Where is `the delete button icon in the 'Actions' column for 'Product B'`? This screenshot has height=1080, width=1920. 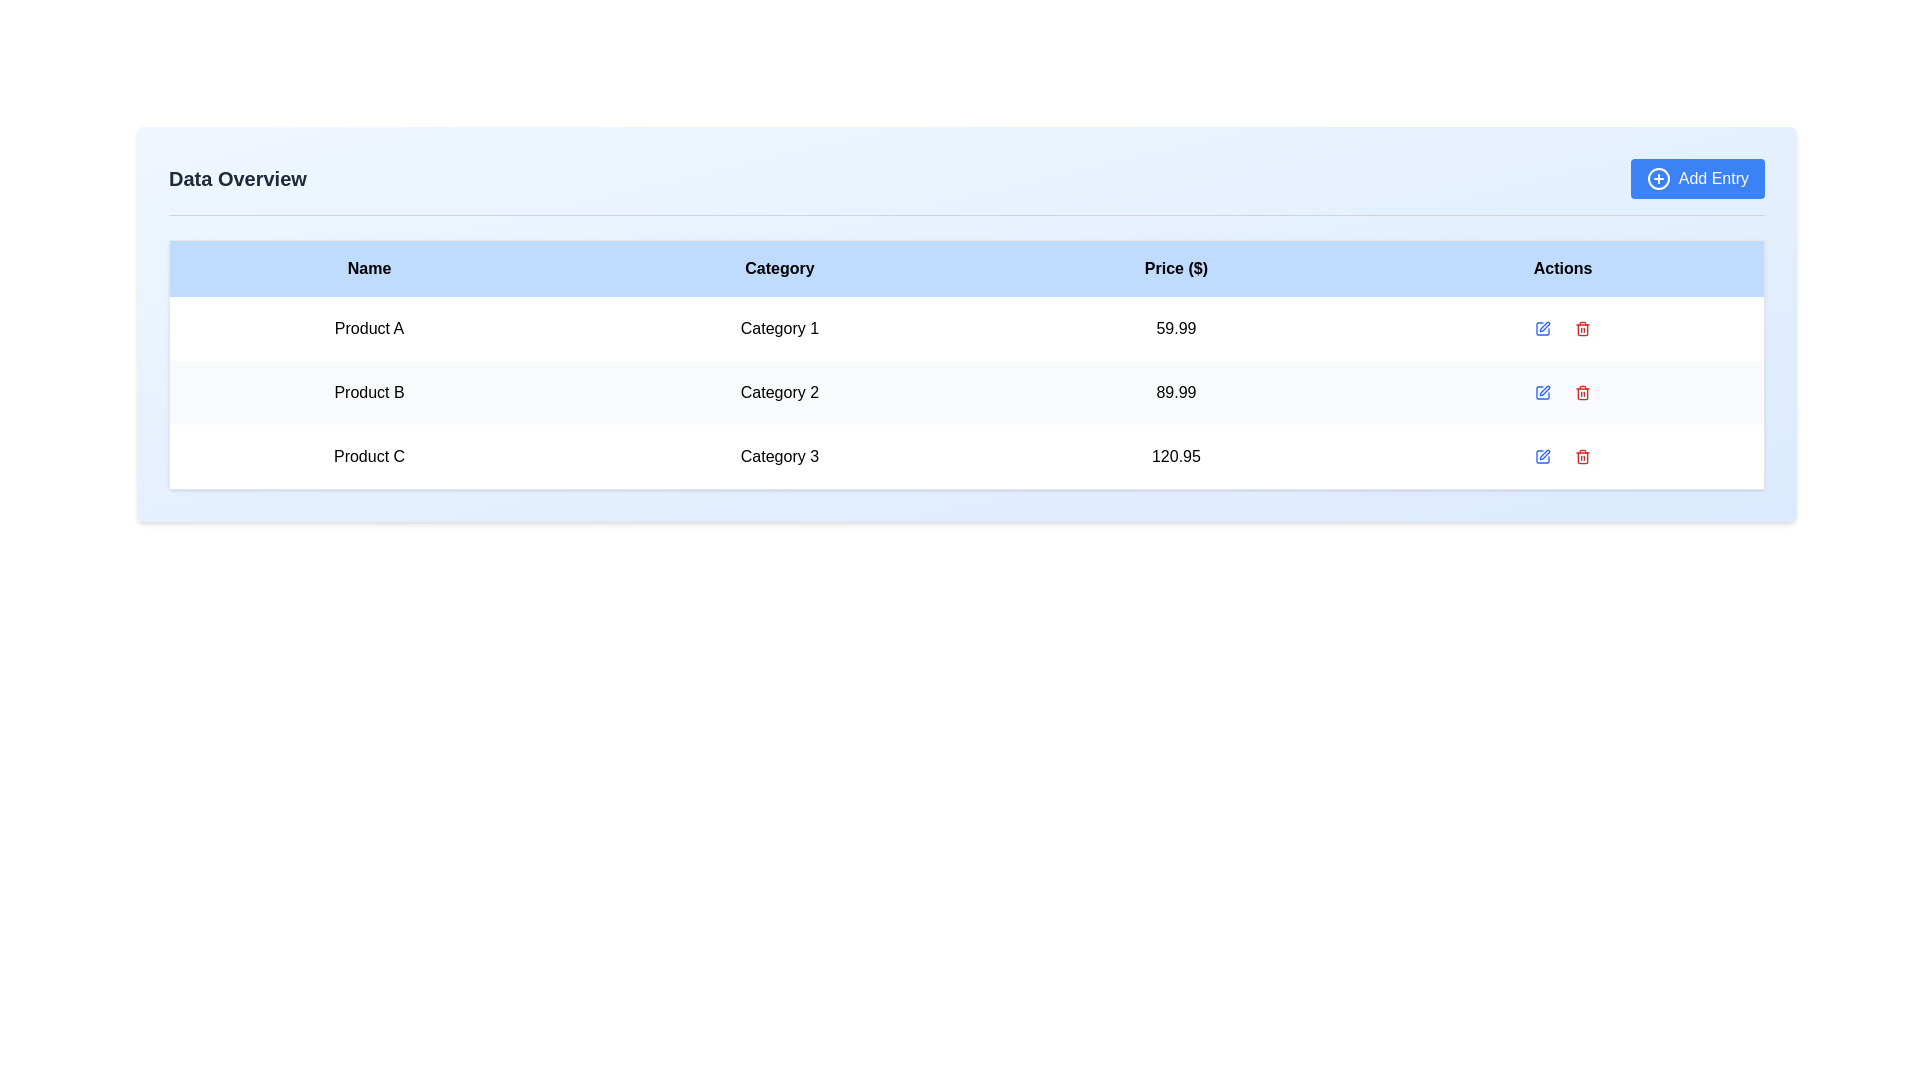
the delete button icon in the 'Actions' column for 'Product B' is located at coordinates (1582, 393).